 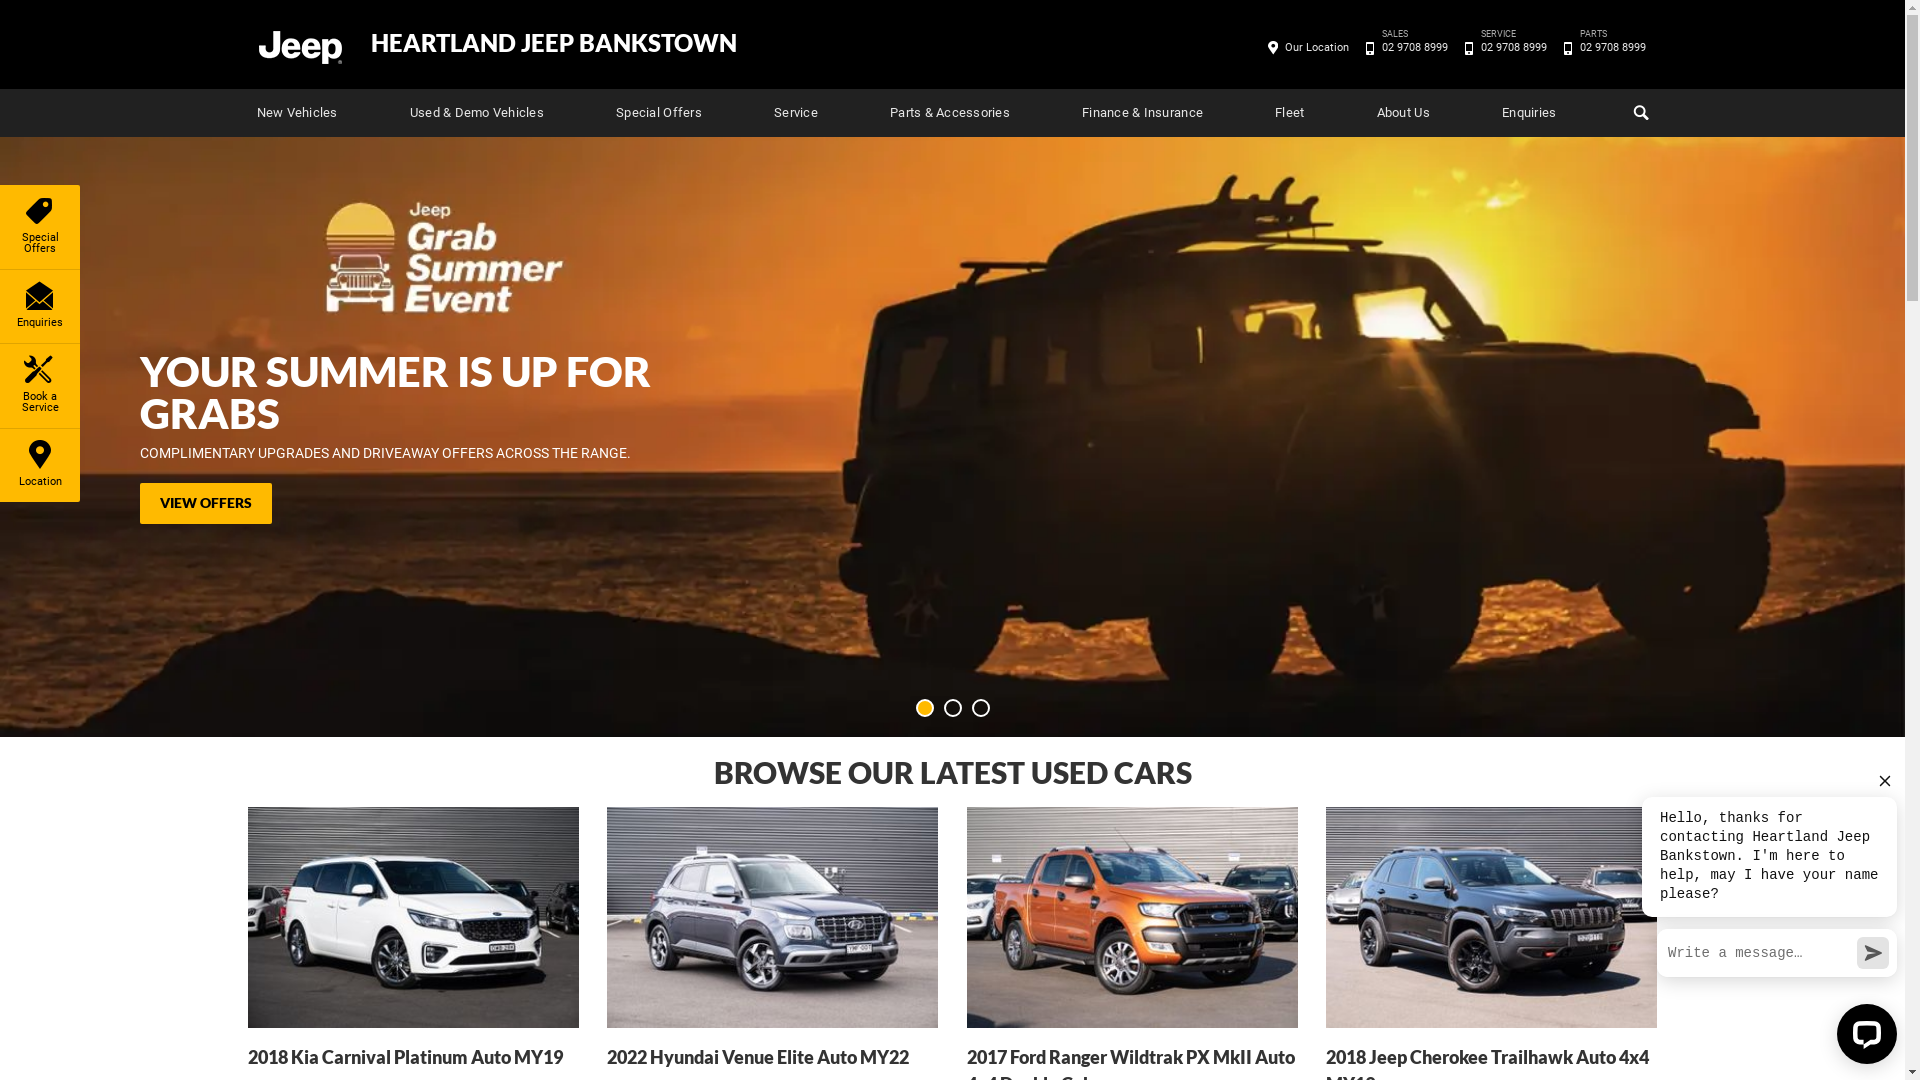 What do you see at coordinates (771, 938) in the screenshot?
I see `'2022 Hyundai Venue Elite Auto MY22'` at bounding box center [771, 938].